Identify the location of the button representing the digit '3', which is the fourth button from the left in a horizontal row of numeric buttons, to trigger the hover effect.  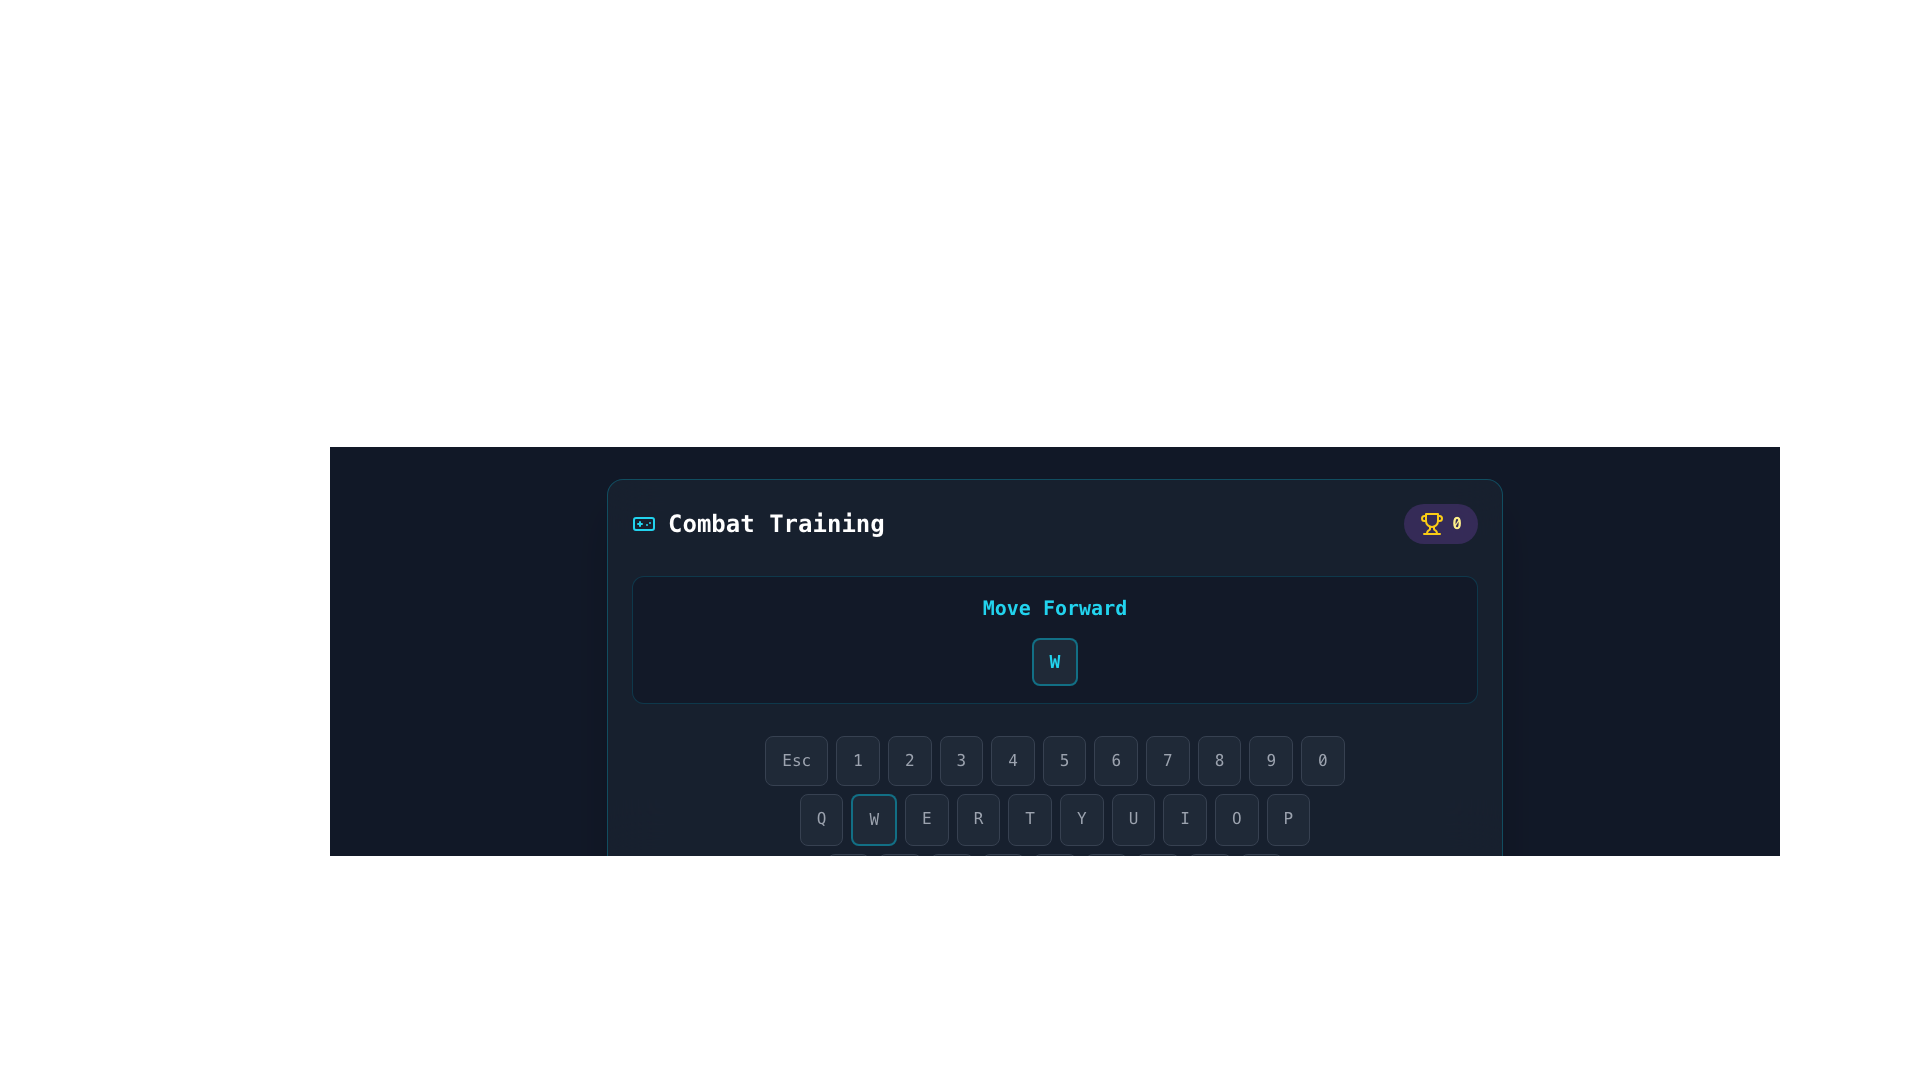
(961, 760).